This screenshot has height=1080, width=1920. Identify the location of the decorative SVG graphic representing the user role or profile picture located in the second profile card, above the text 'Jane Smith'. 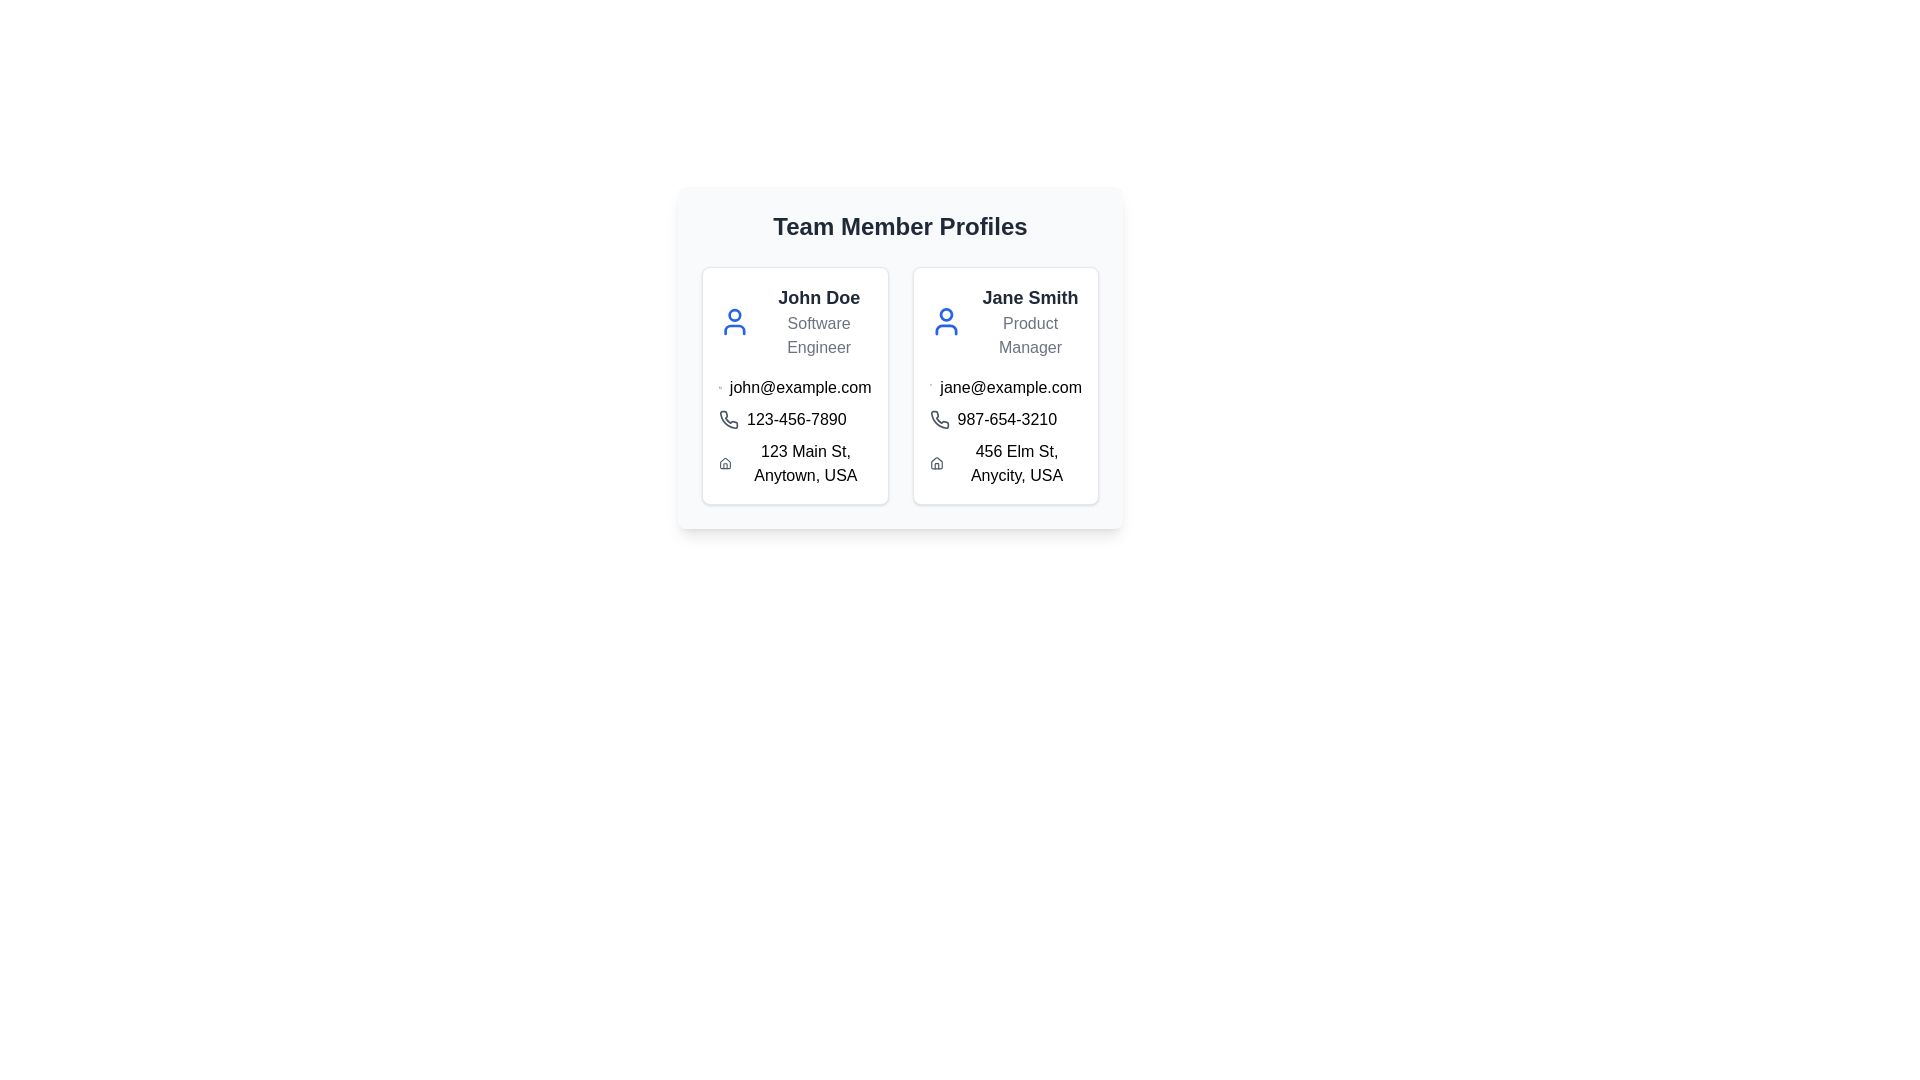
(945, 329).